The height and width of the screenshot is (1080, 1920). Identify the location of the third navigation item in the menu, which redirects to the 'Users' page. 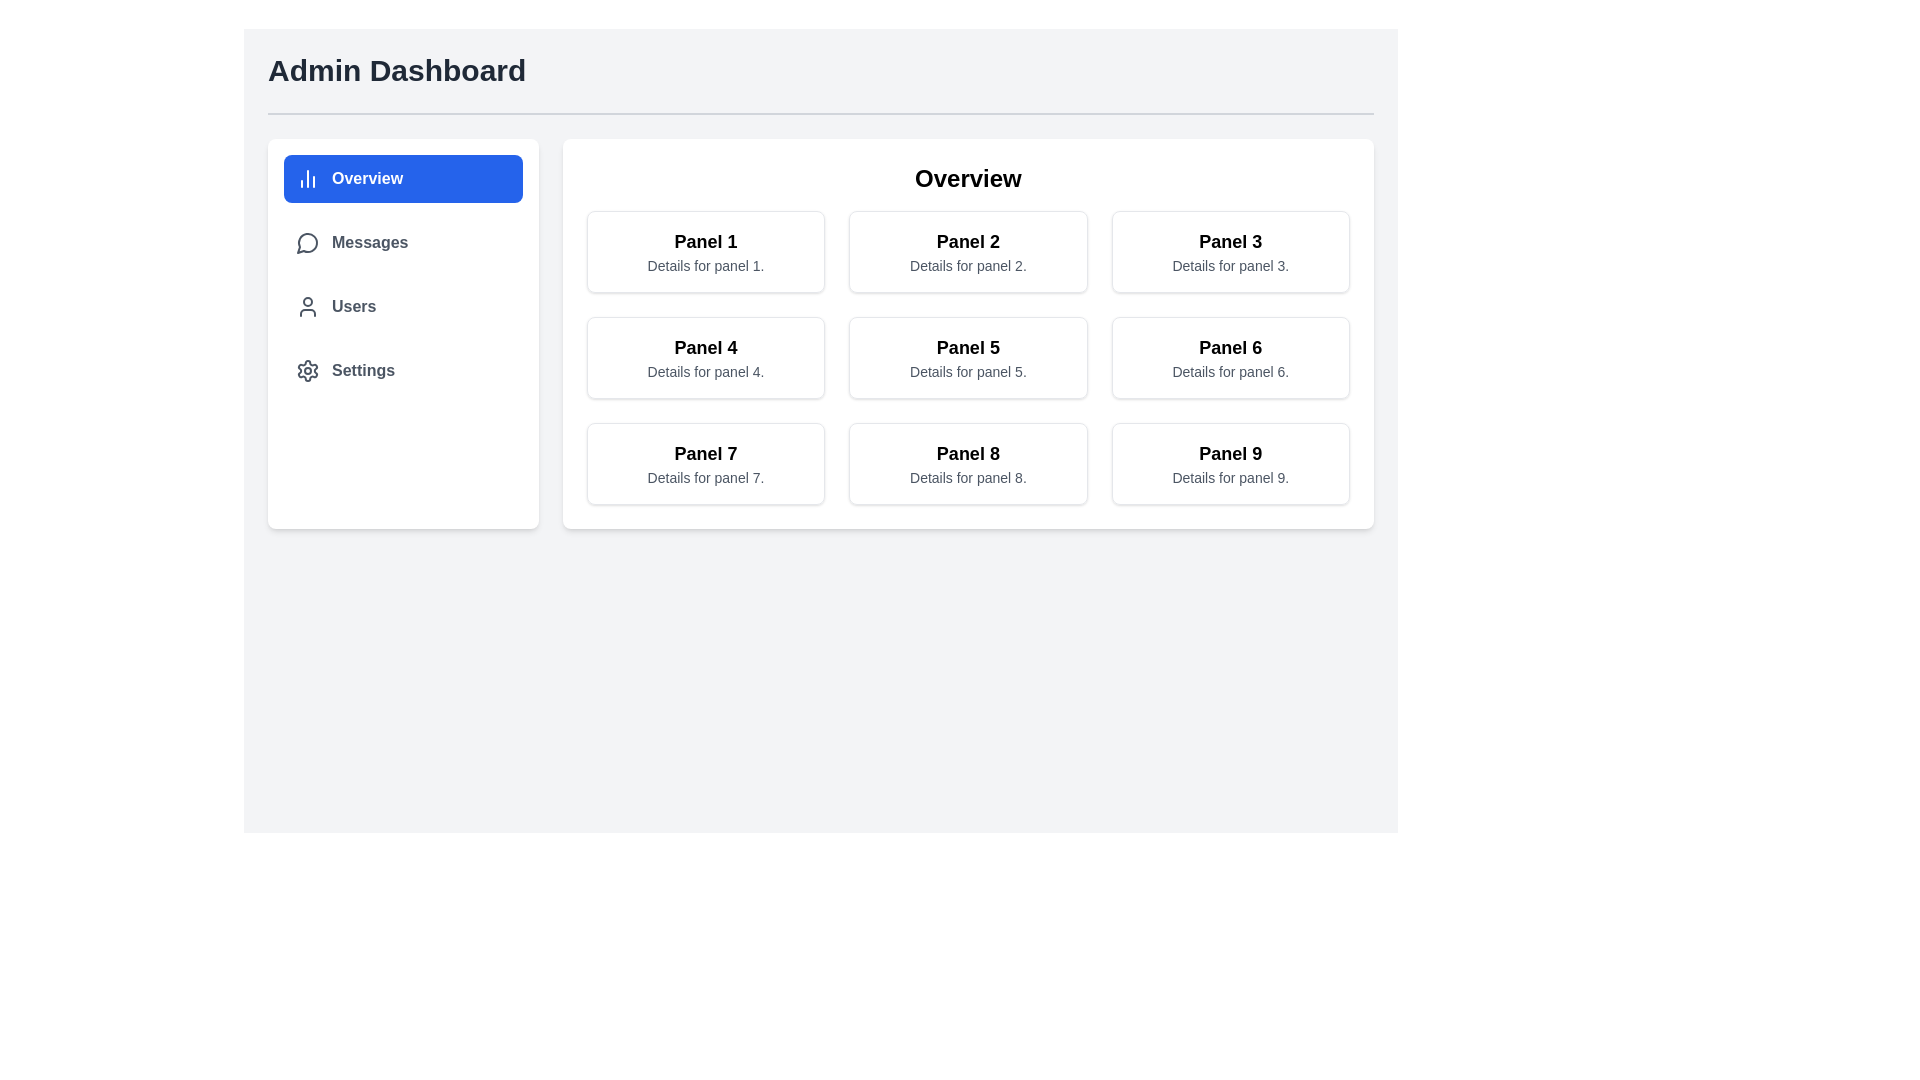
(402, 307).